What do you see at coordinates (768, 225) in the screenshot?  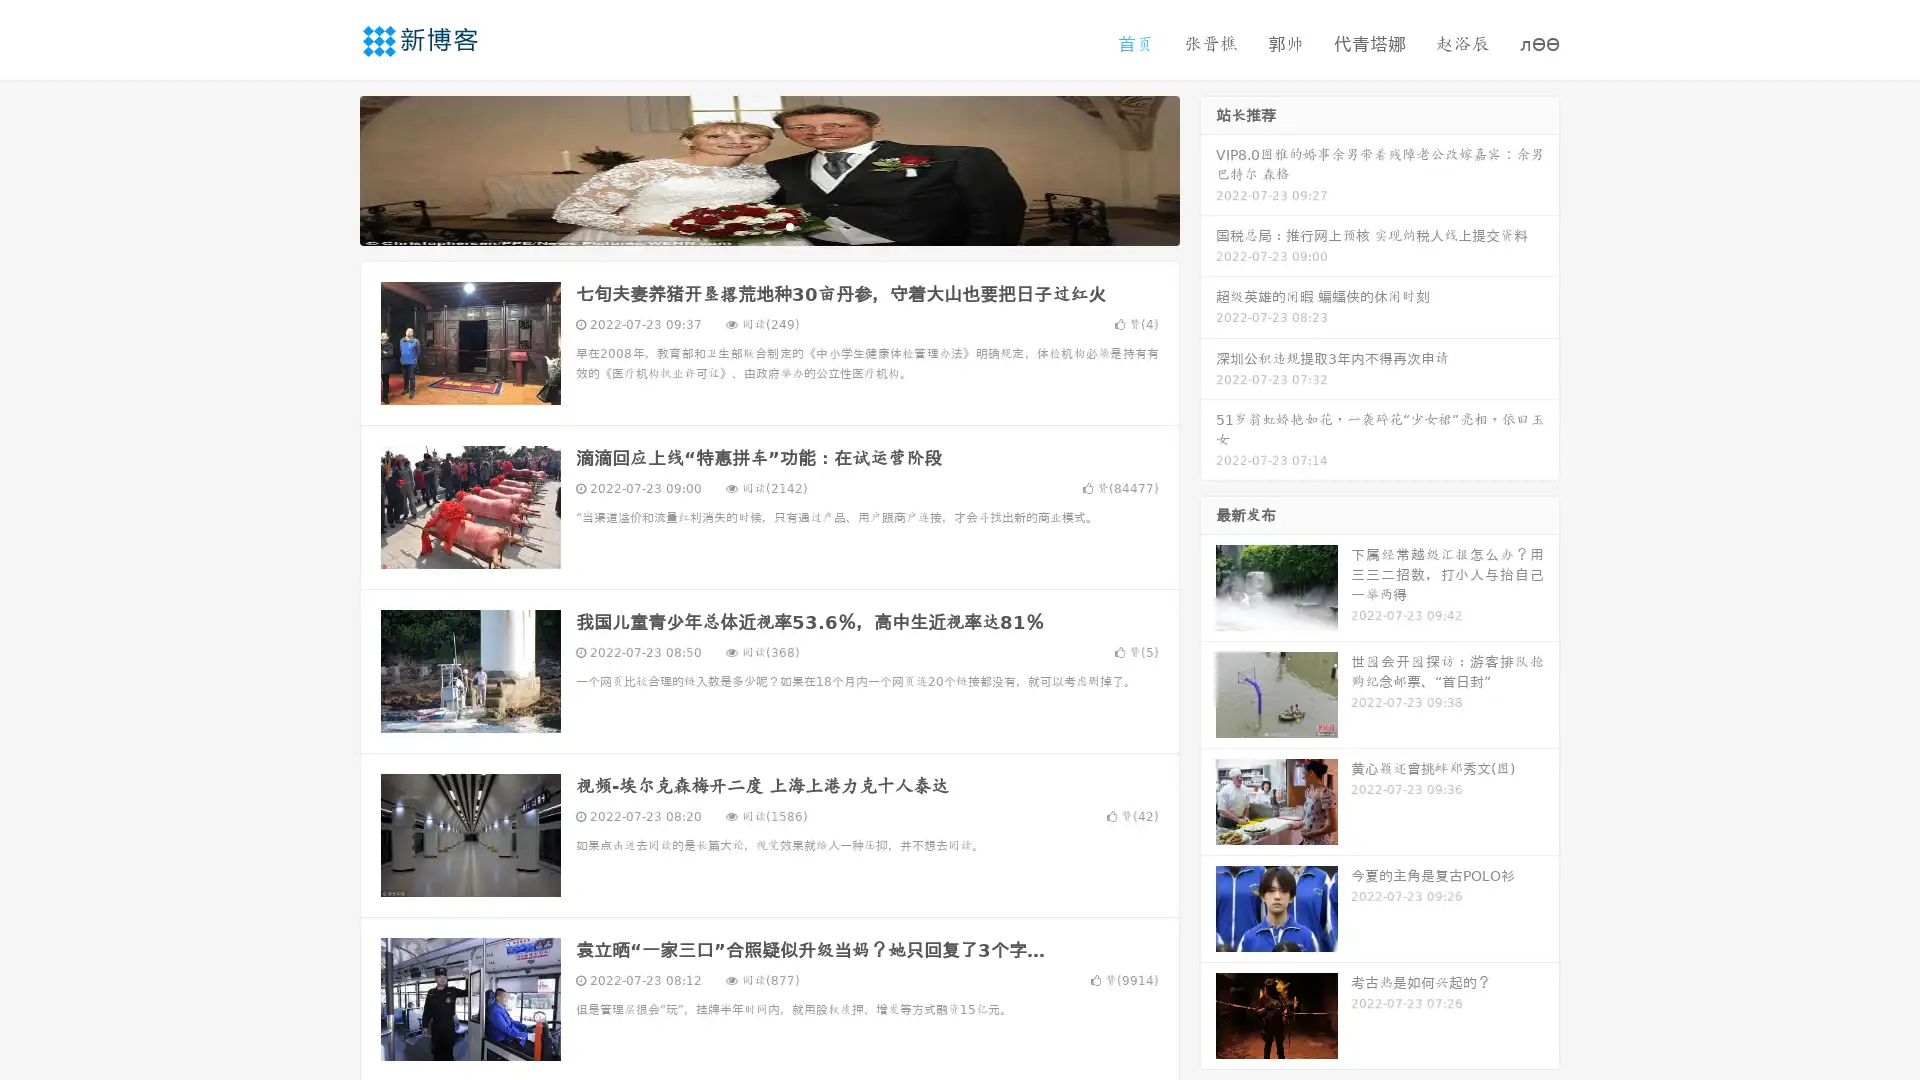 I see `Go to slide 2` at bounding box center [768, 225].